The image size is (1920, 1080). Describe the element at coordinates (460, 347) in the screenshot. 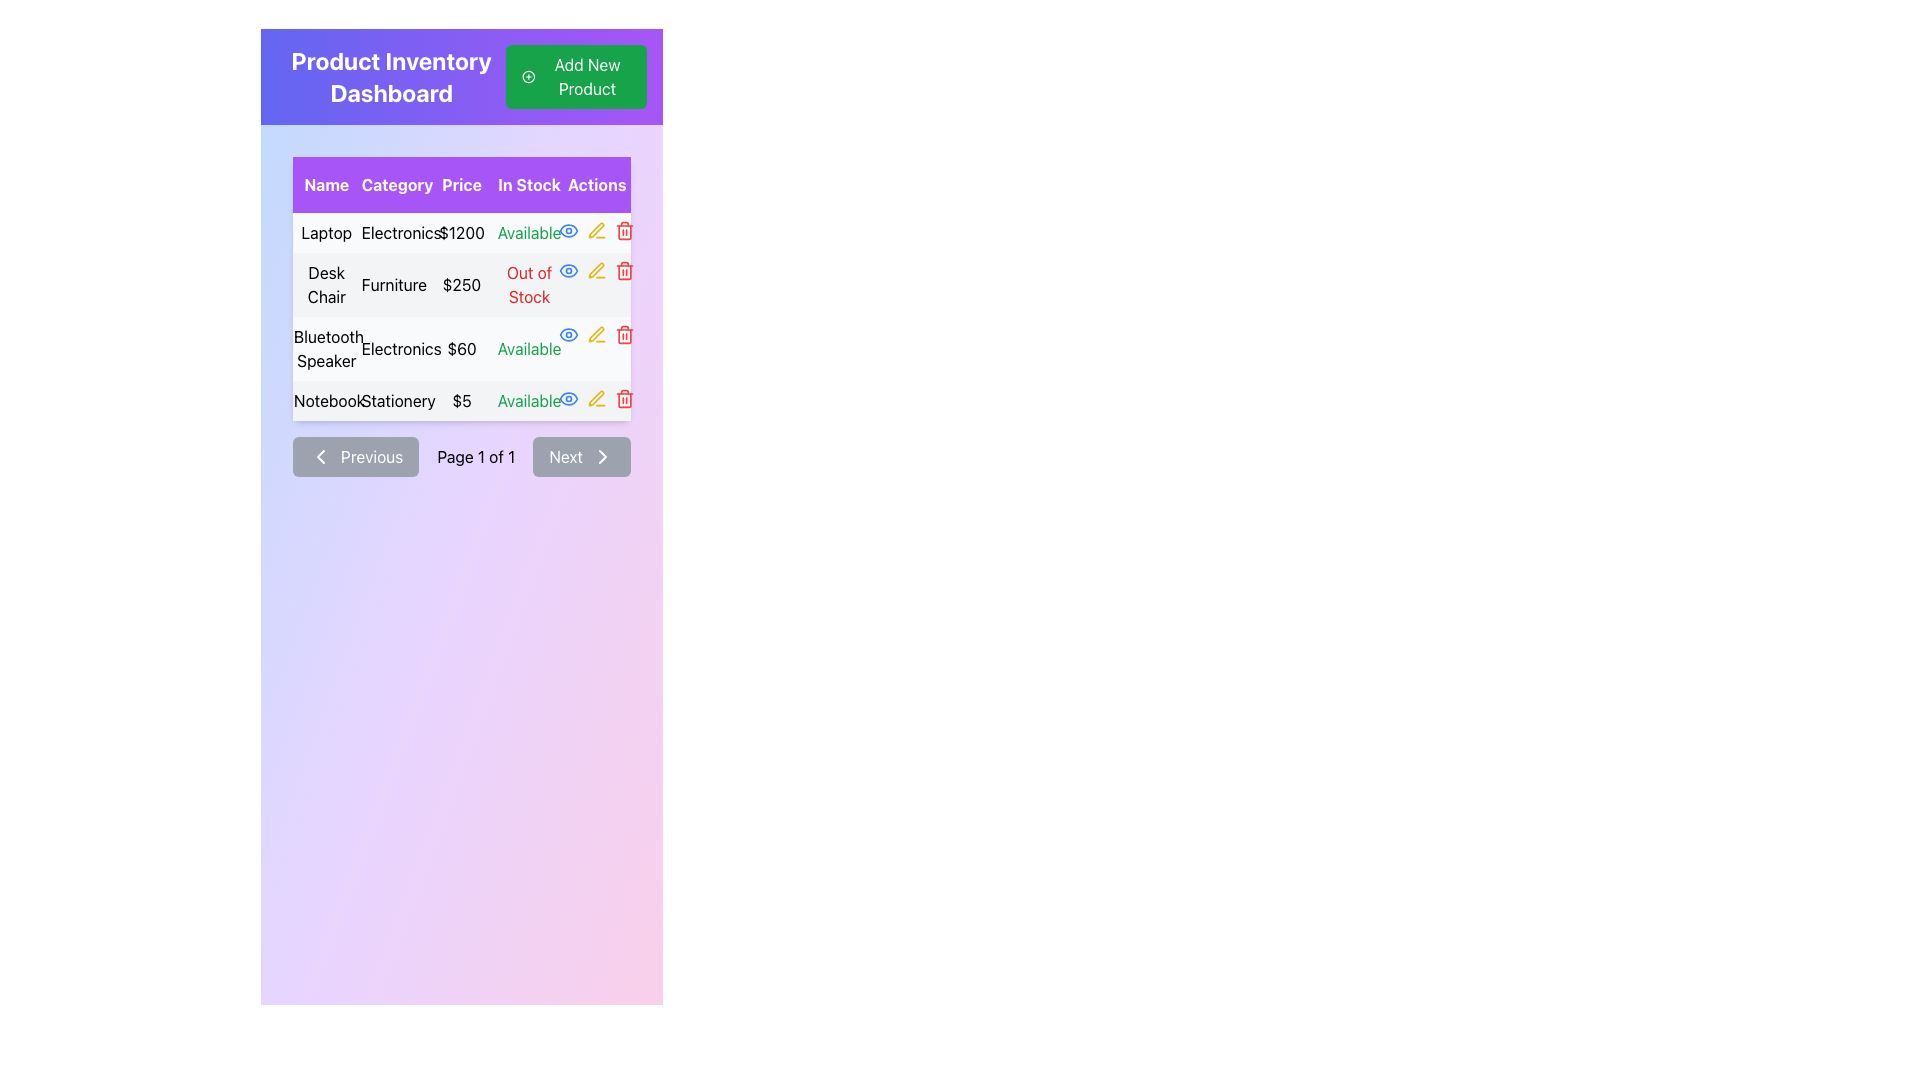

I see `the static text element displaying the price '$60' for the product 'Bluetooth Speaker' located in the third row of the 'Price' column in a table` at that location.